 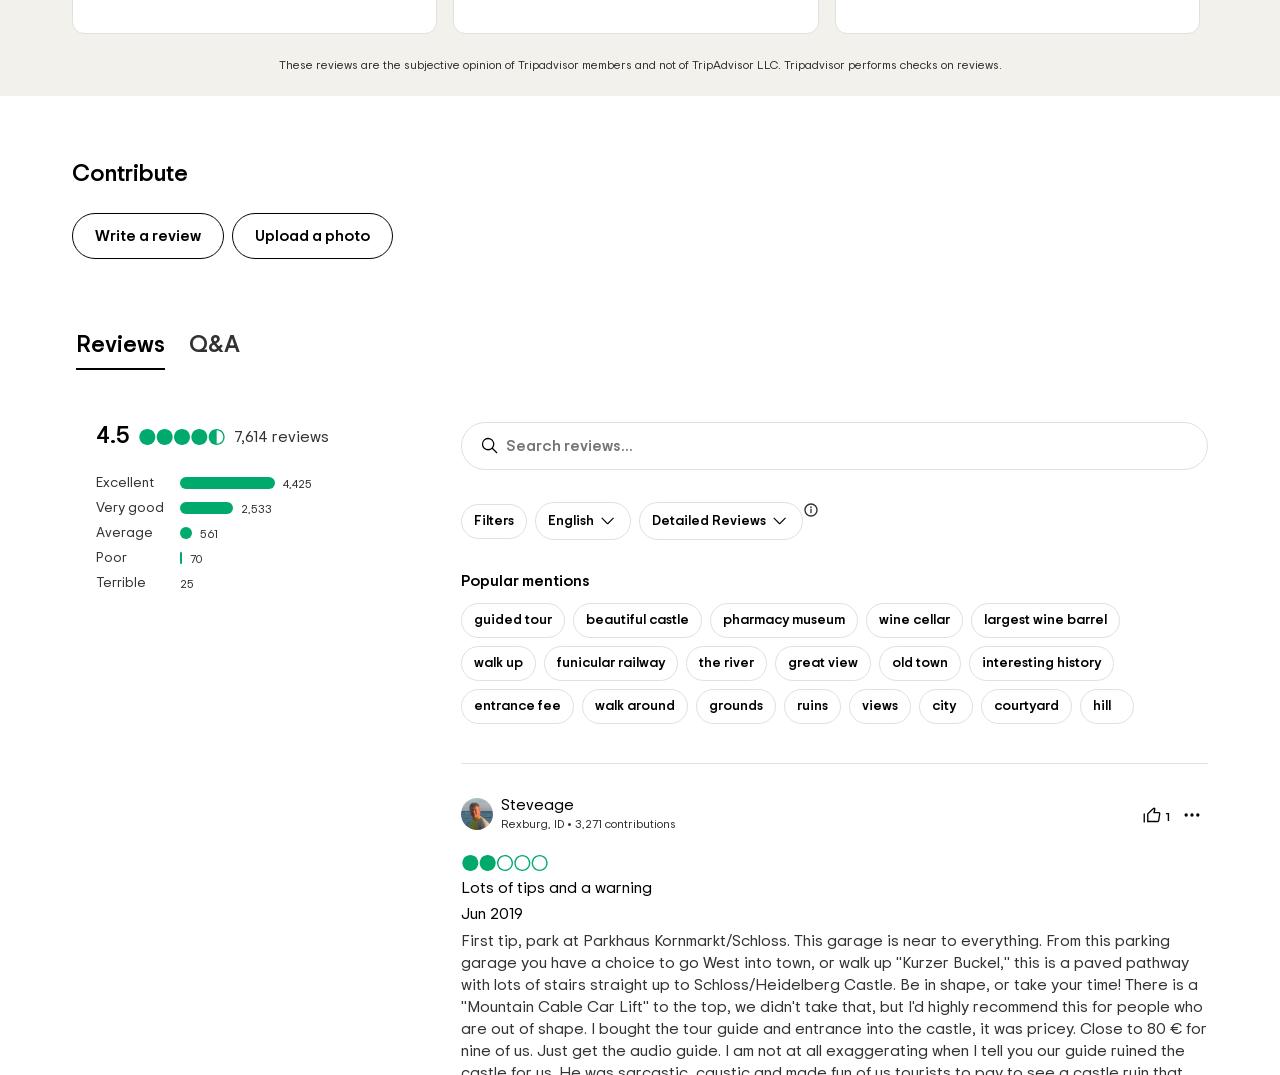 What do you see at coordinates (93, 234) in the screenshot?
I see `'Write a review'` at bounding box center [93, 234].